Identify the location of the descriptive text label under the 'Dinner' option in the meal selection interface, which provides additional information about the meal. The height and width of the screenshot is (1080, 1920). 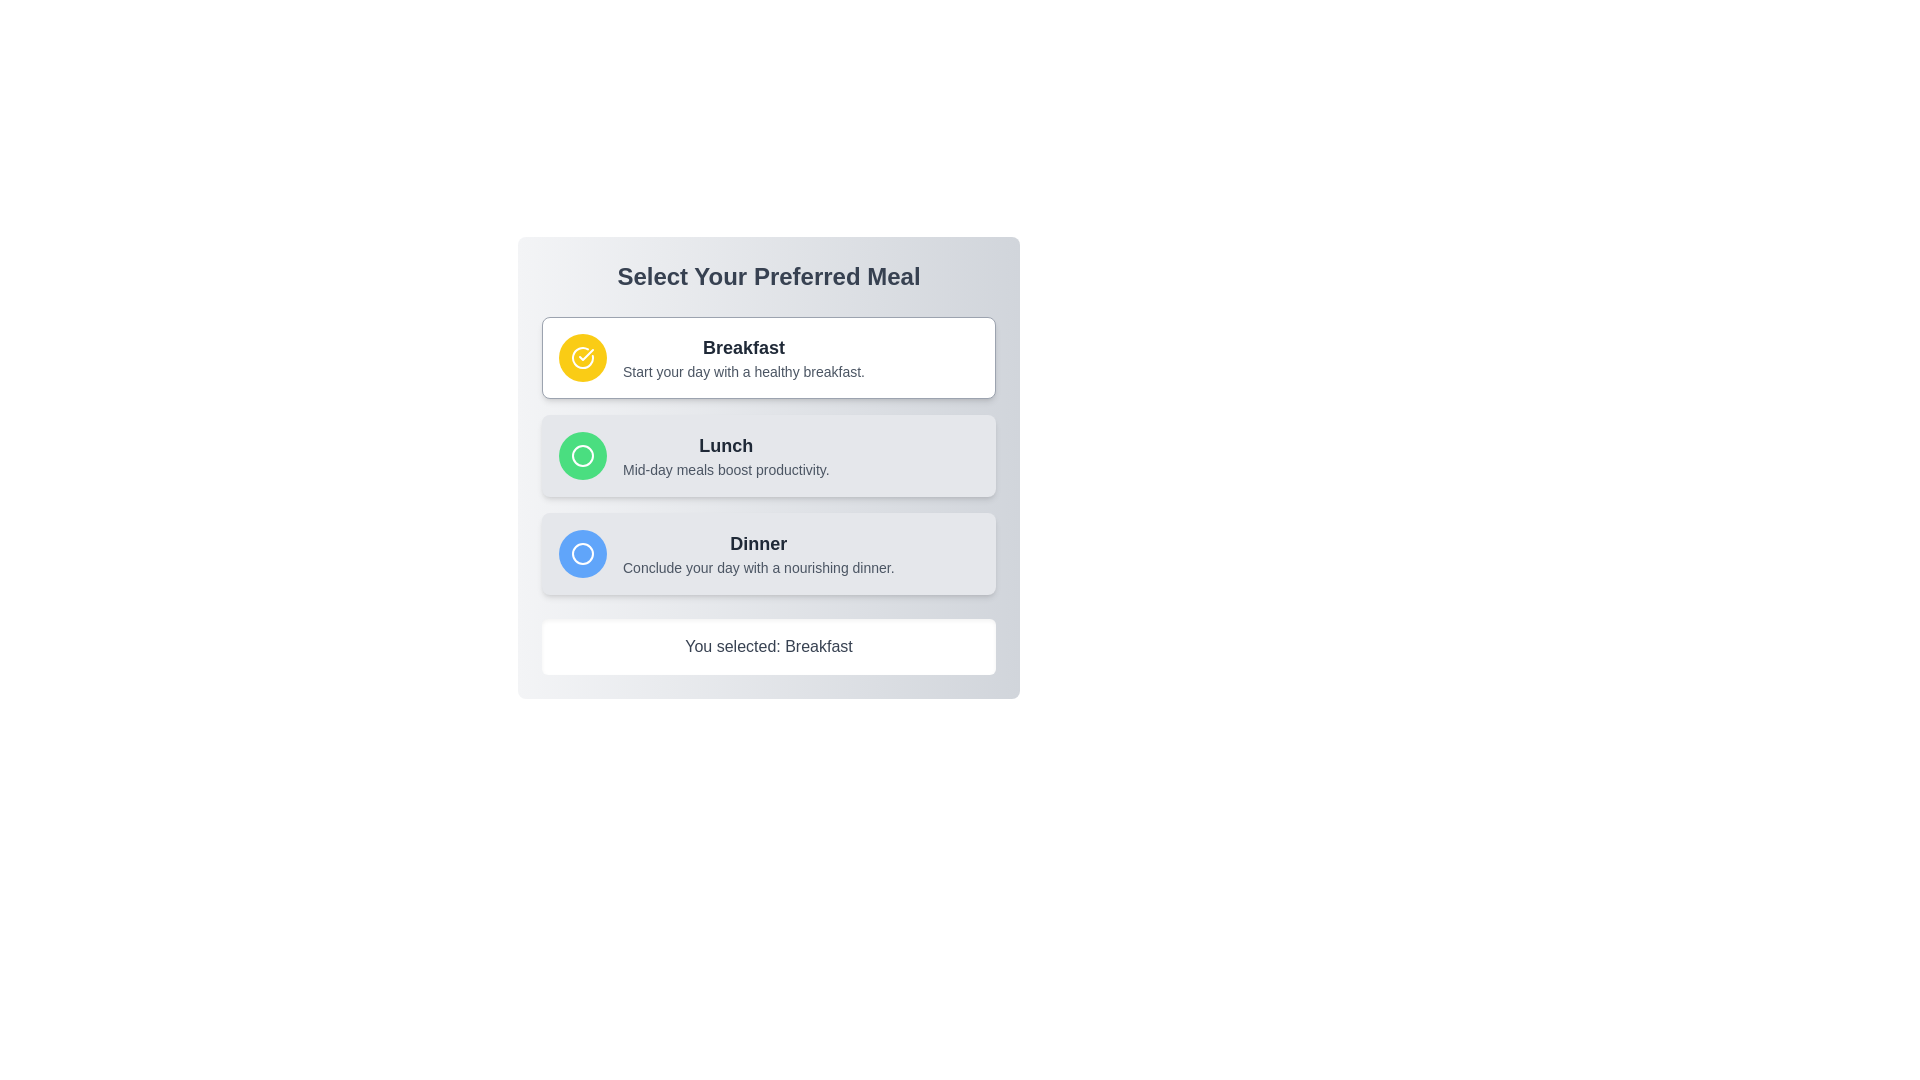
(757, 567).